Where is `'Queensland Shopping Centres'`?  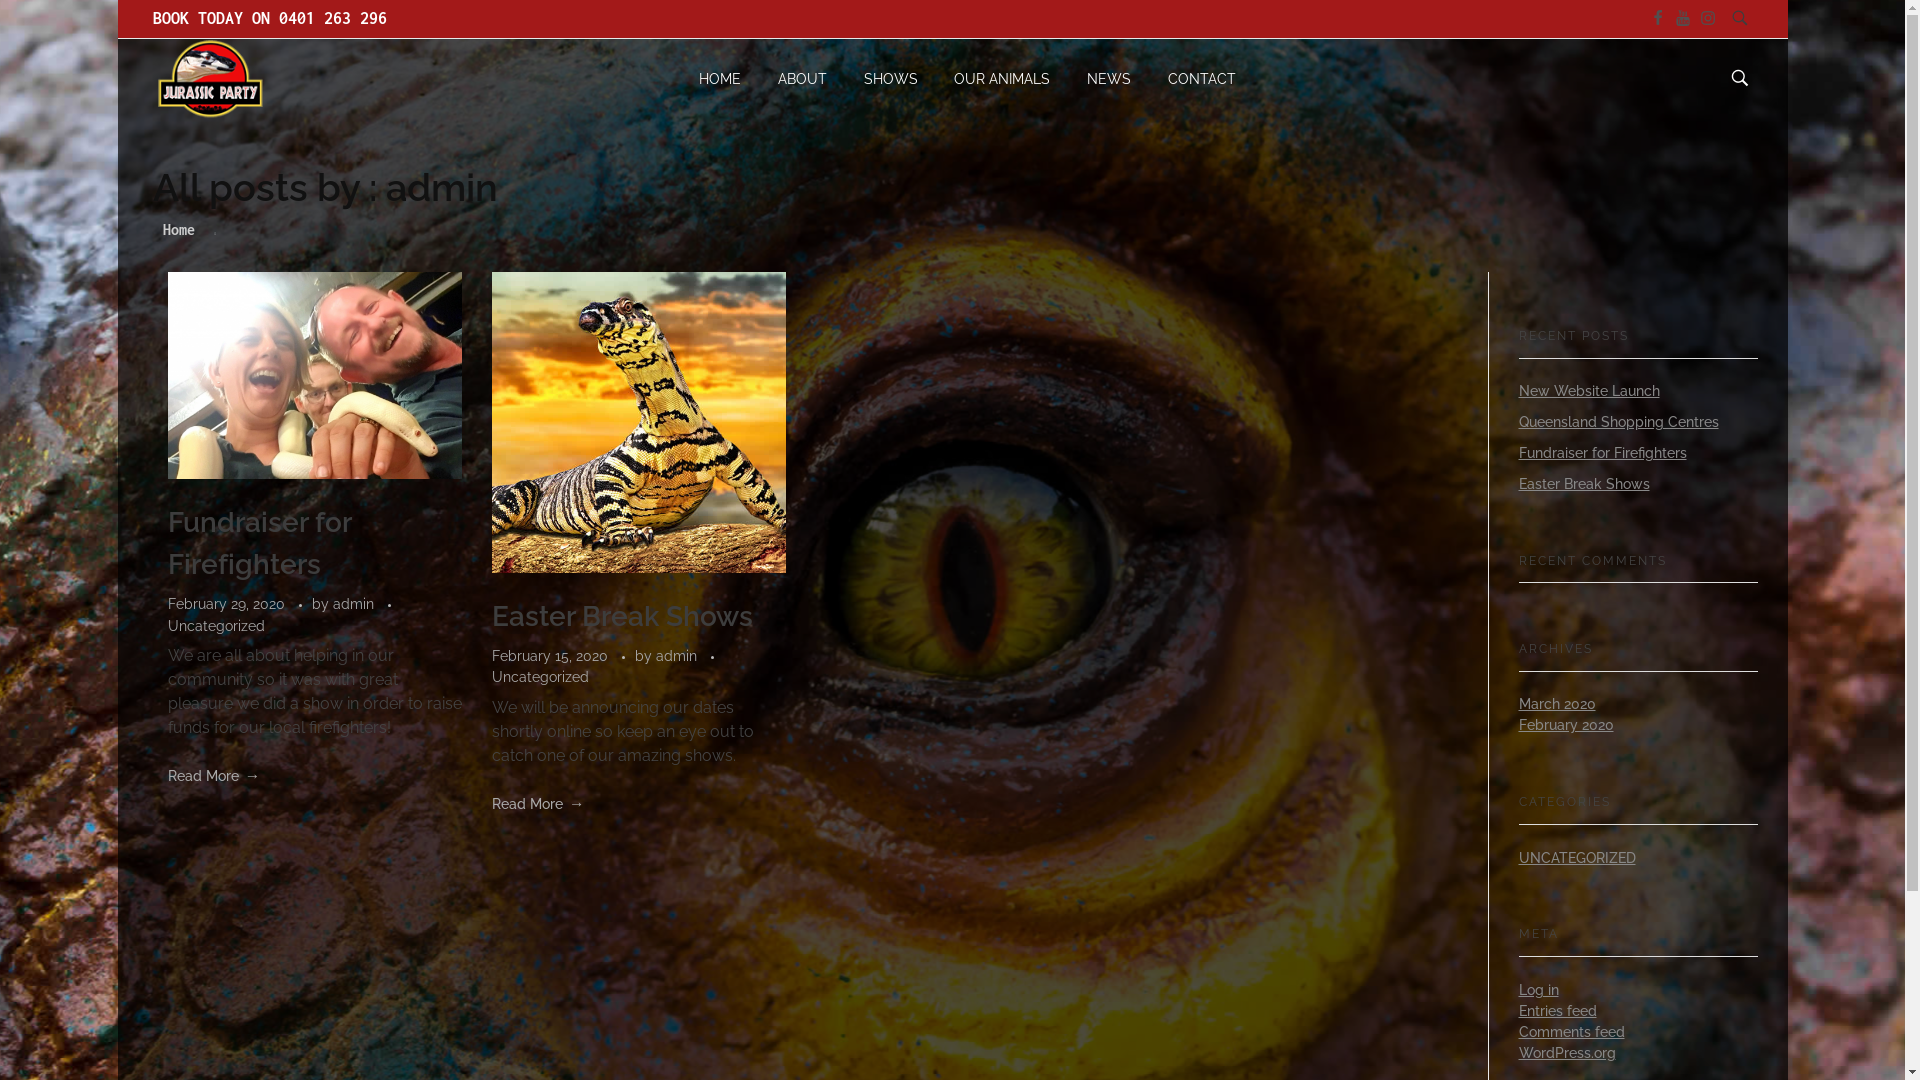
'Queensland Shopping Centres' is located at coordinates (1617, 420).